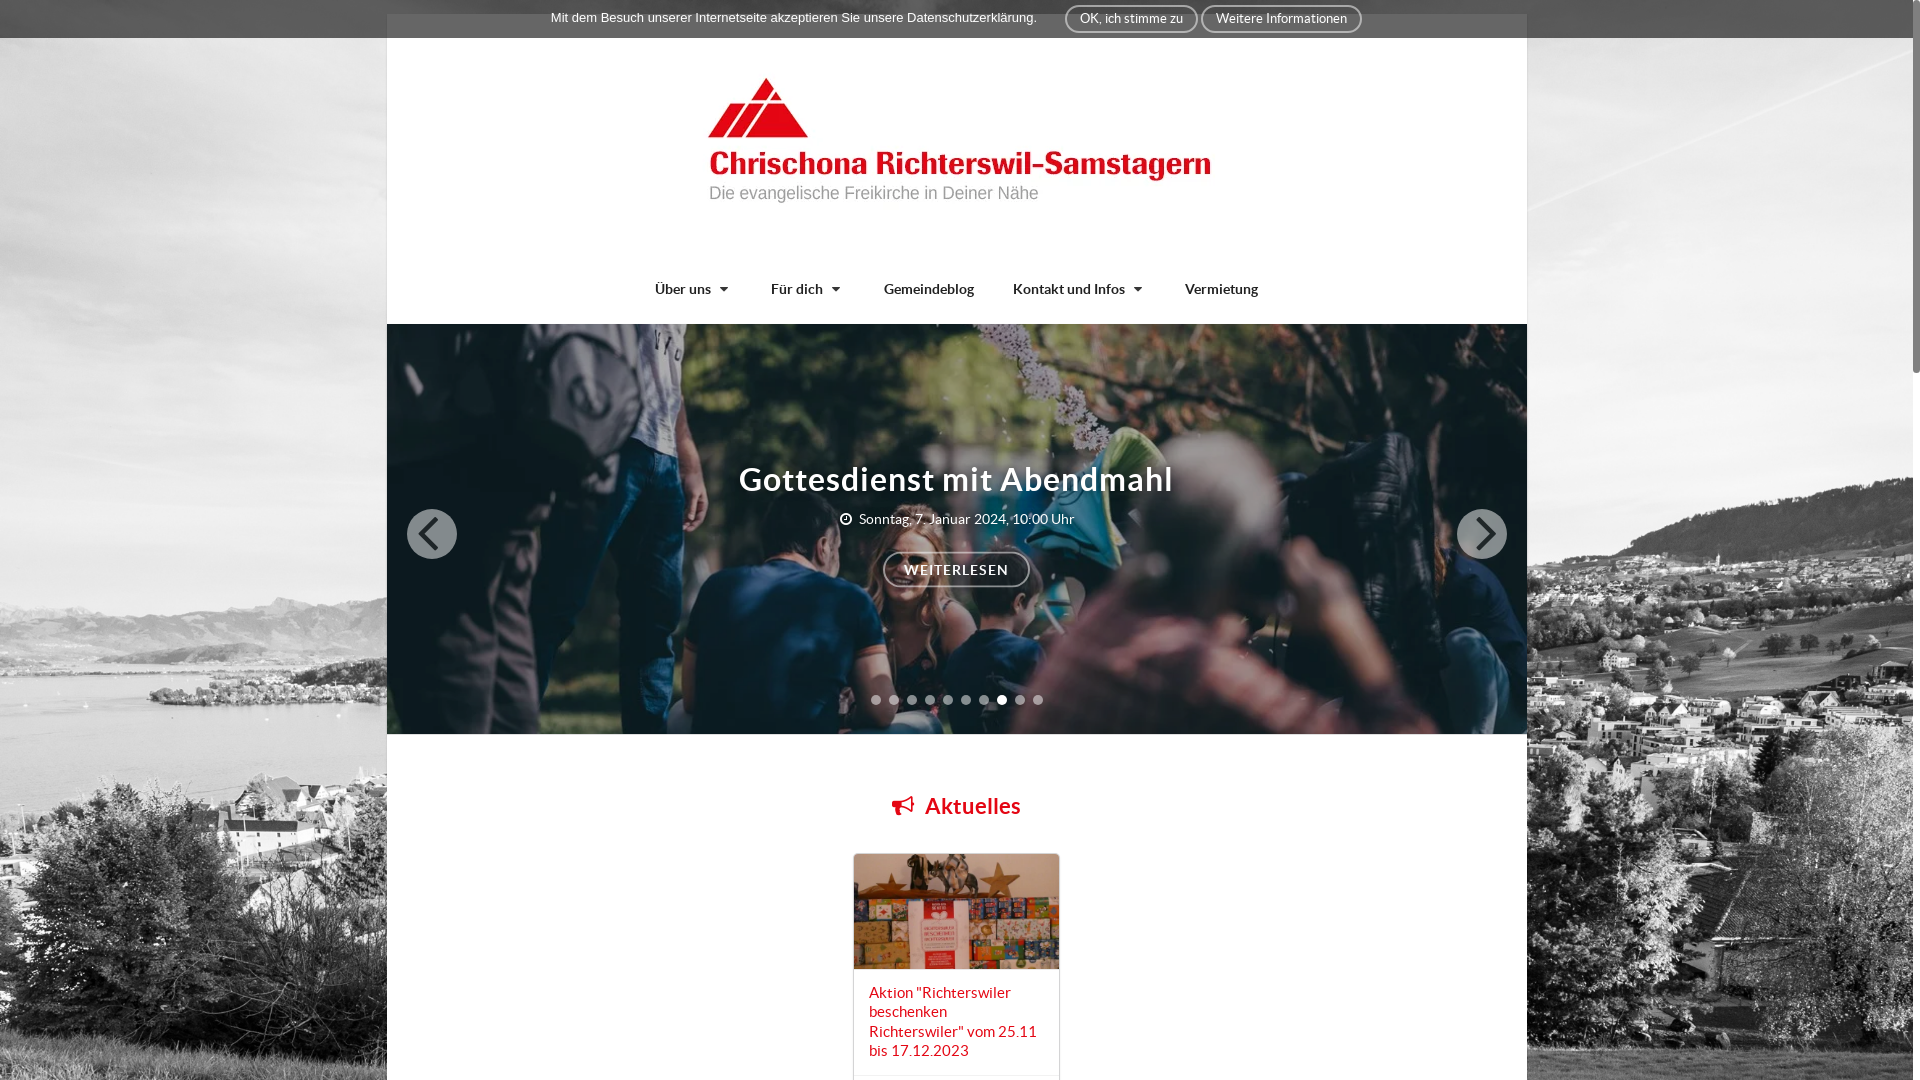 The width and height of the screenshot is (1920, 1080). I want to click on '8', so click(1001, 698).